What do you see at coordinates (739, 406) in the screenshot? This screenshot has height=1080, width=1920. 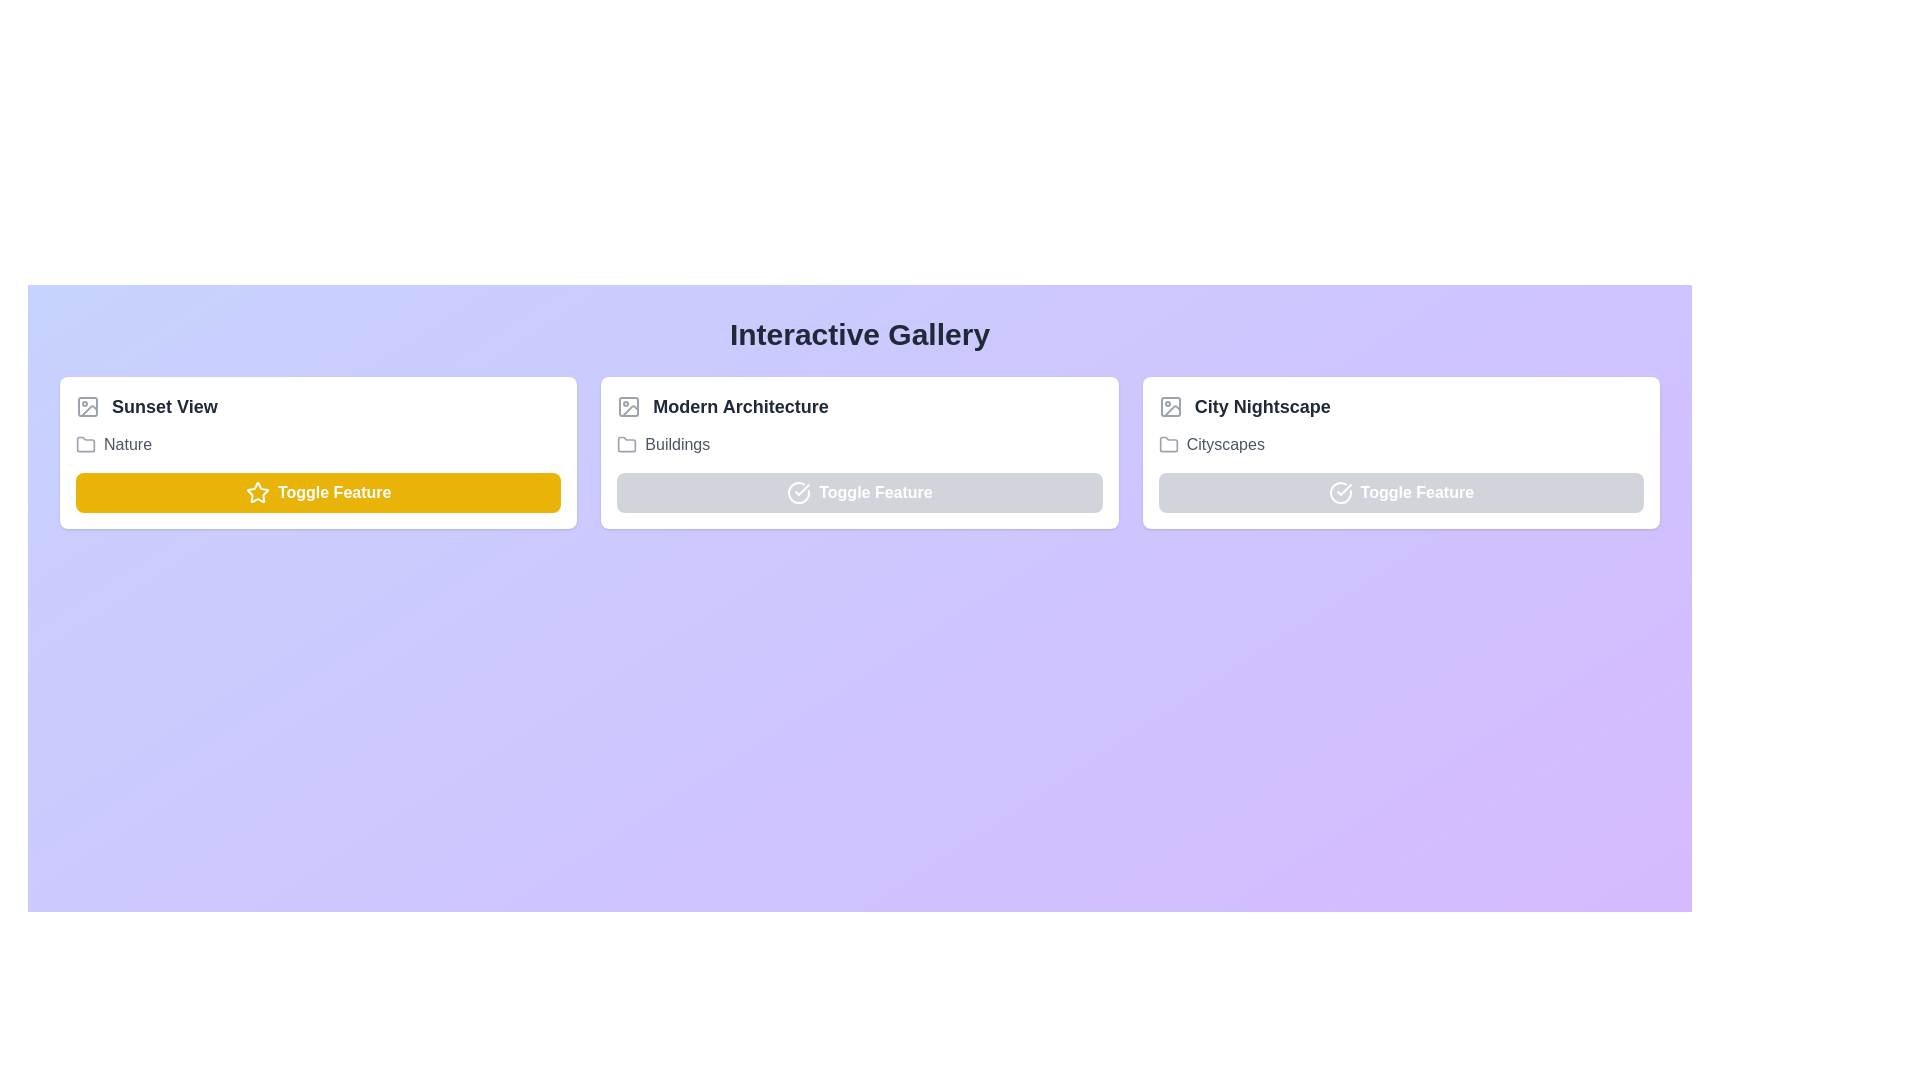 I see `the main title label located in the center tile of the horizontally-arranged grid structure to trigger tooltip or emphasis effects` at bounding box center [739, 406].